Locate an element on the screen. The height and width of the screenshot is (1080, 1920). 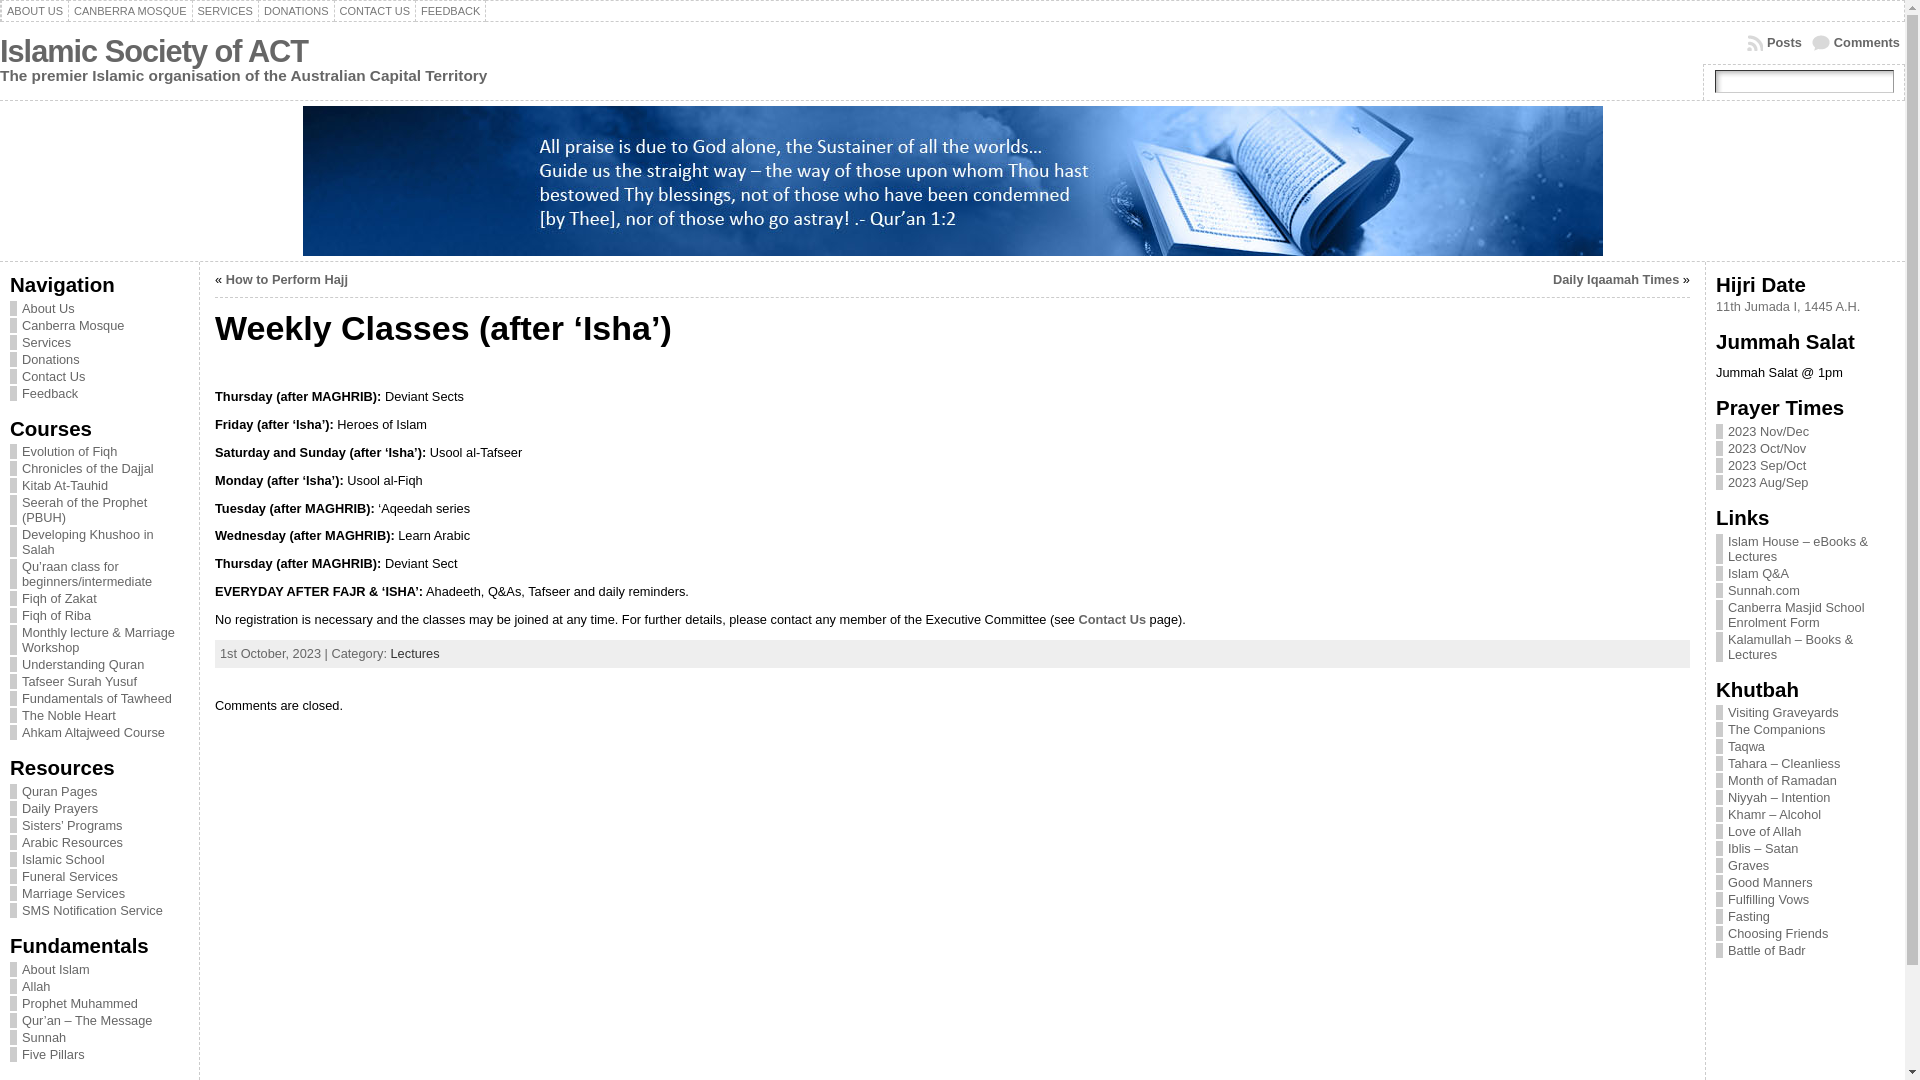
'Feedback' is located at coordinates (98, 393).